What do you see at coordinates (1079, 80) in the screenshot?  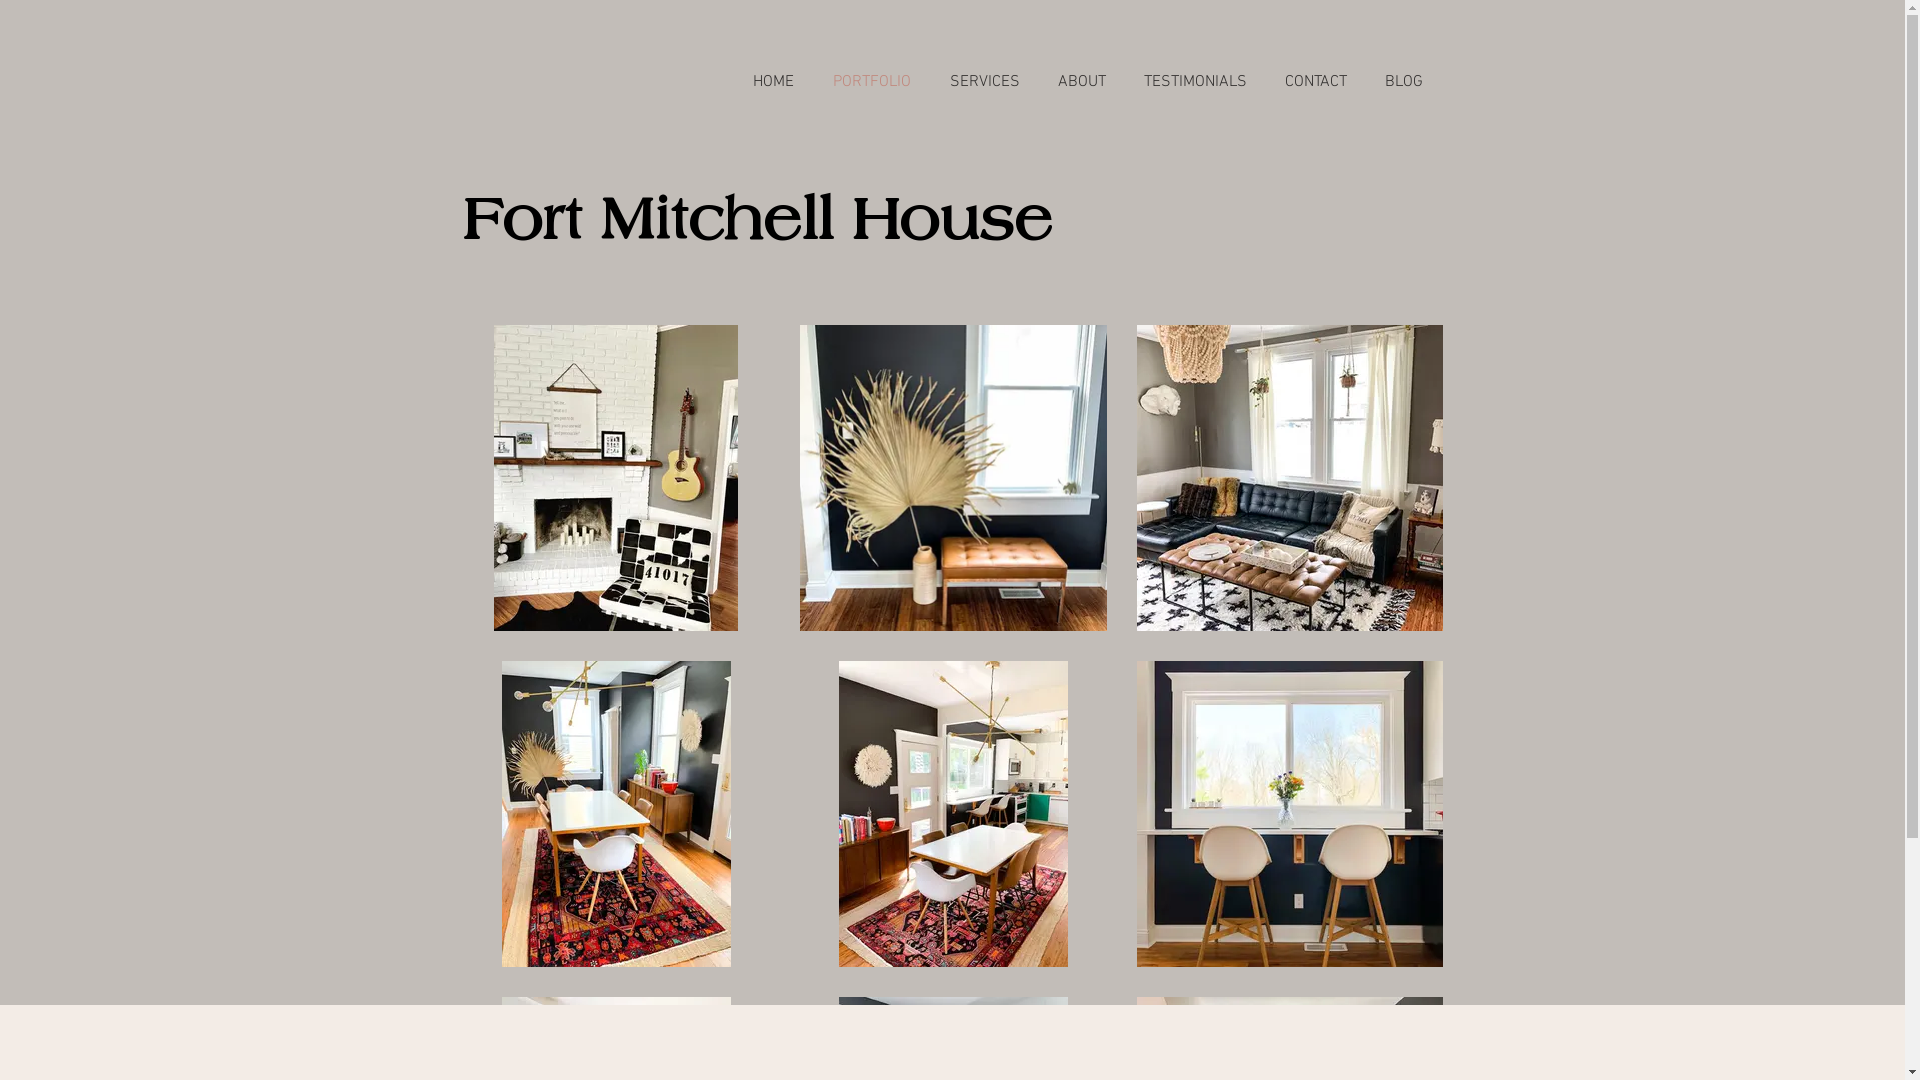 I see `'ABOUT'` at bounding box center [1079, 80].